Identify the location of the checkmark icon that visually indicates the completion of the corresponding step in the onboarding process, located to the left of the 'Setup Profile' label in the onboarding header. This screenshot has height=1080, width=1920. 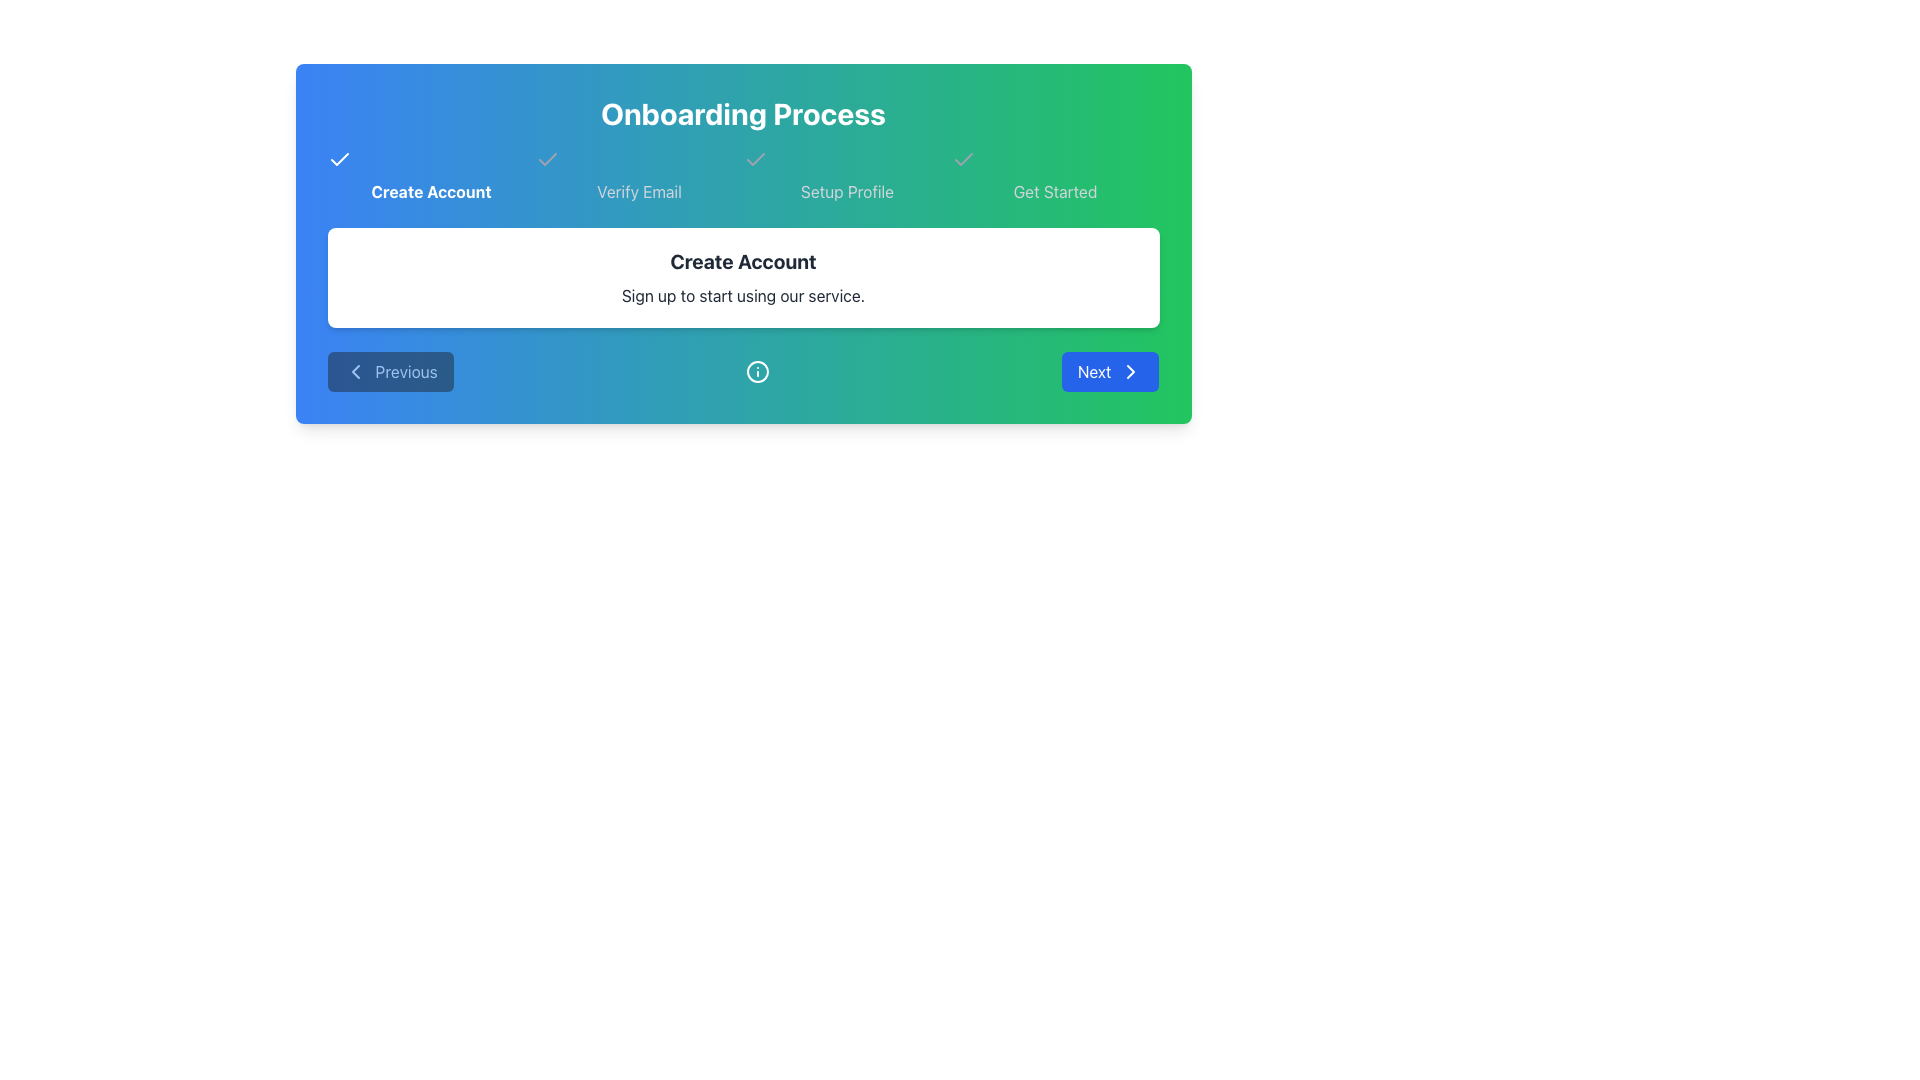
(963, 158).